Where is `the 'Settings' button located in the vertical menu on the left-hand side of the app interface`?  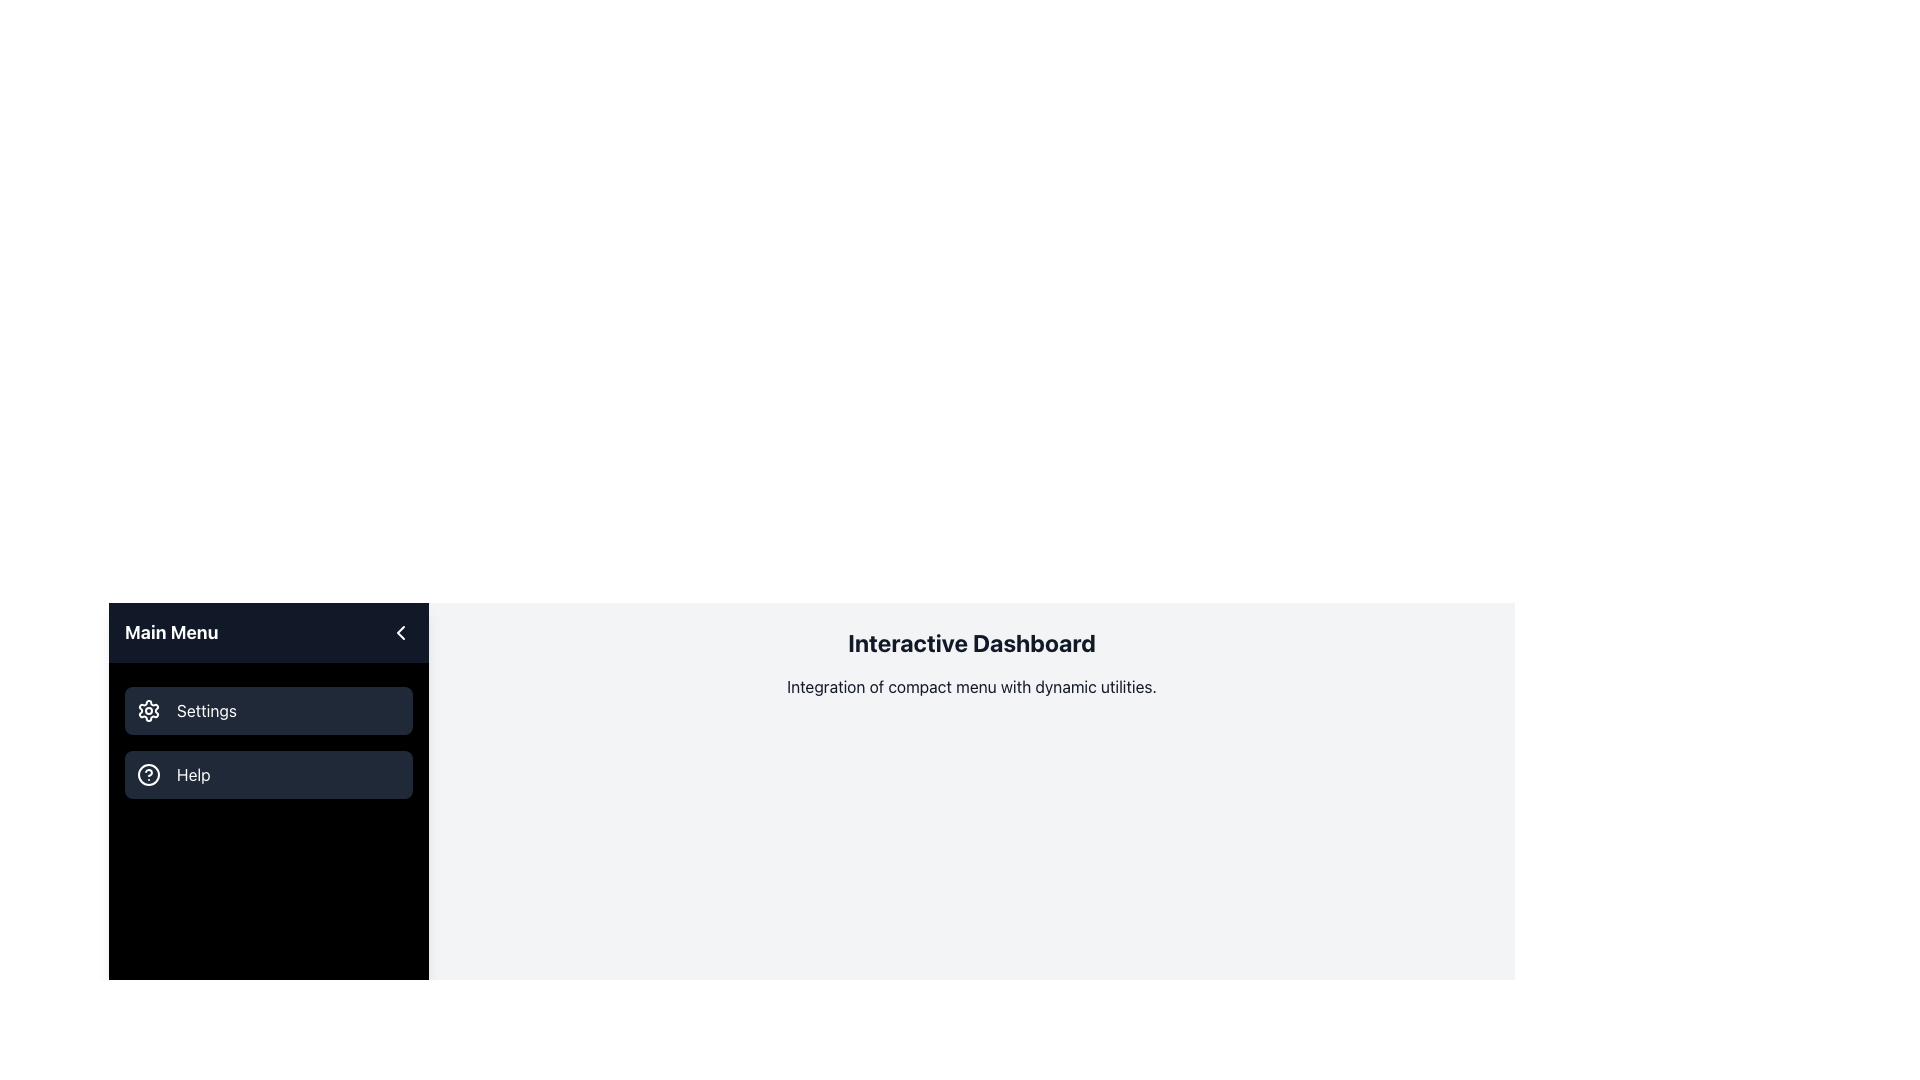
the 'Settings' button located in the vertical menu on the left-hand side of the app interface is located at coordinates (267, 709).